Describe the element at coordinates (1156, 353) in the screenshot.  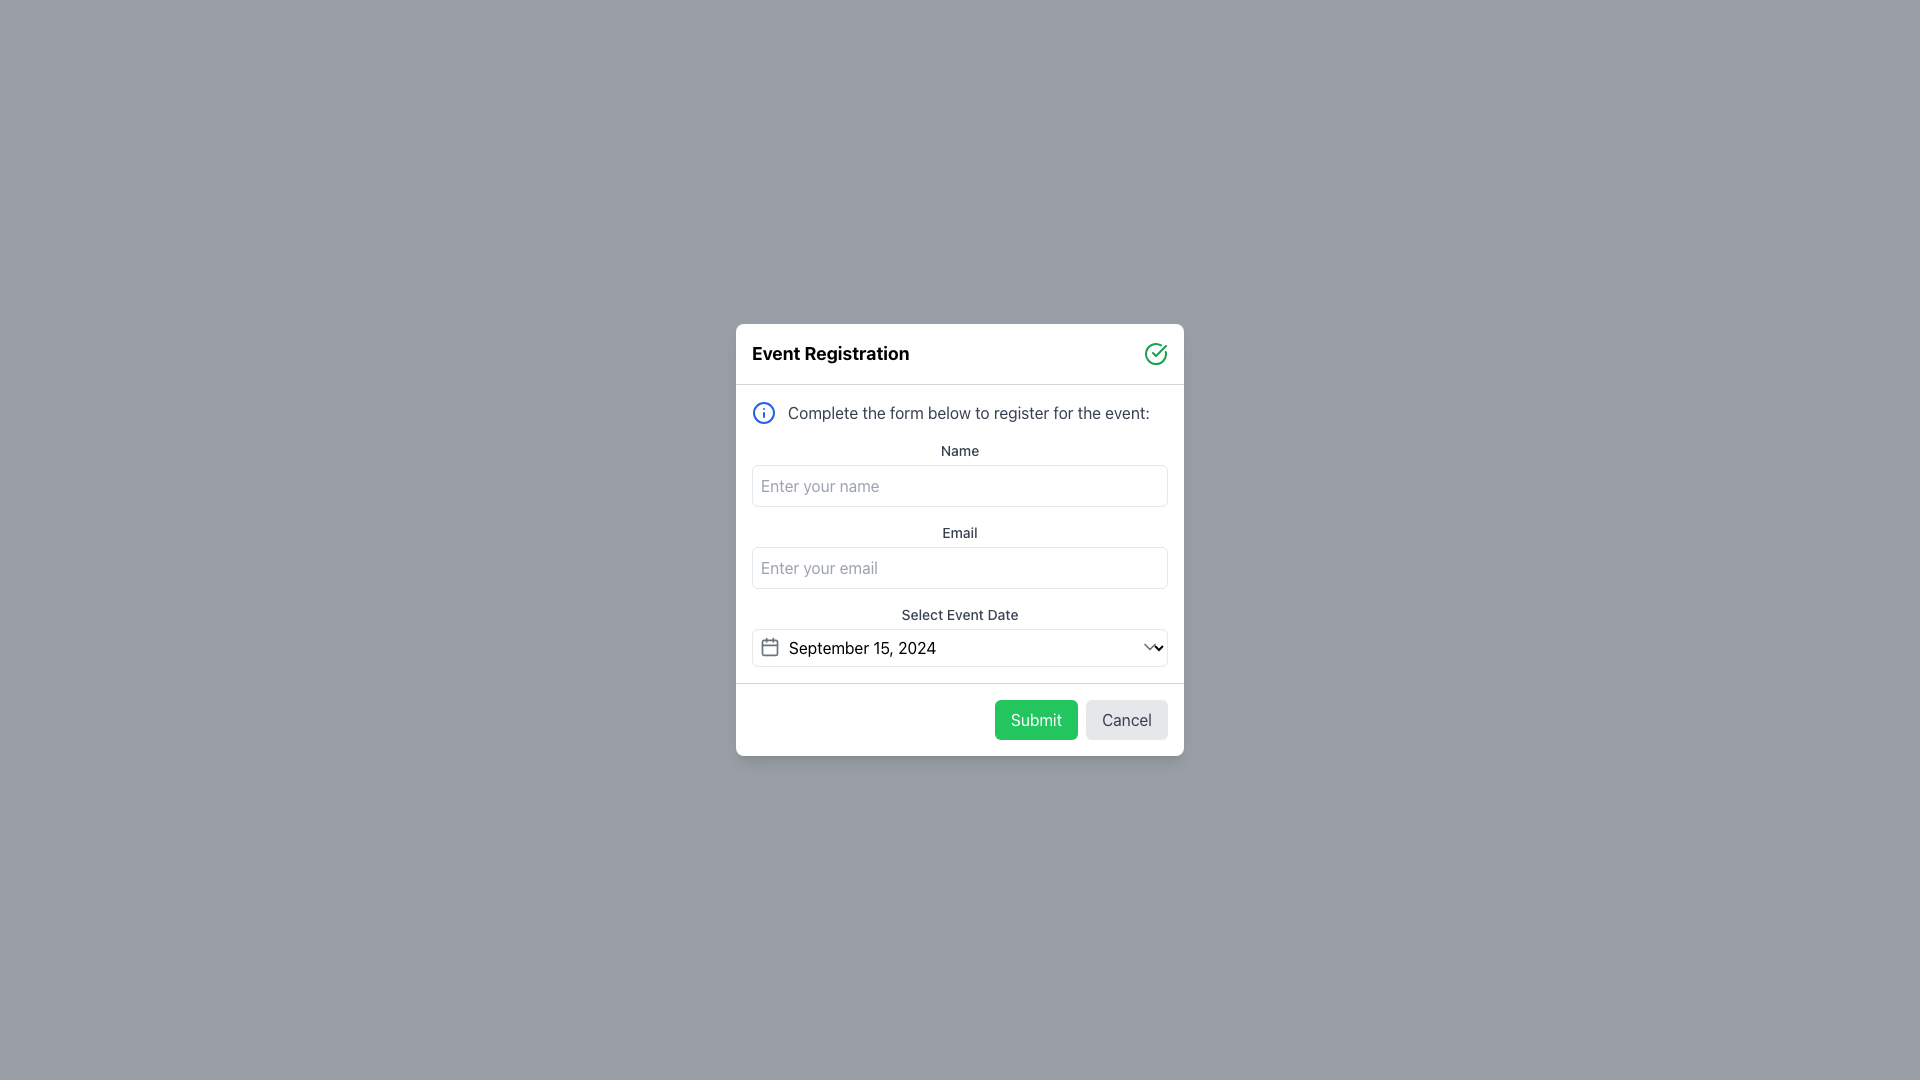
I see `the green circular icon with a checkmark inside it located in the upper-right corner of the 'Event Registration' header section` at that location.